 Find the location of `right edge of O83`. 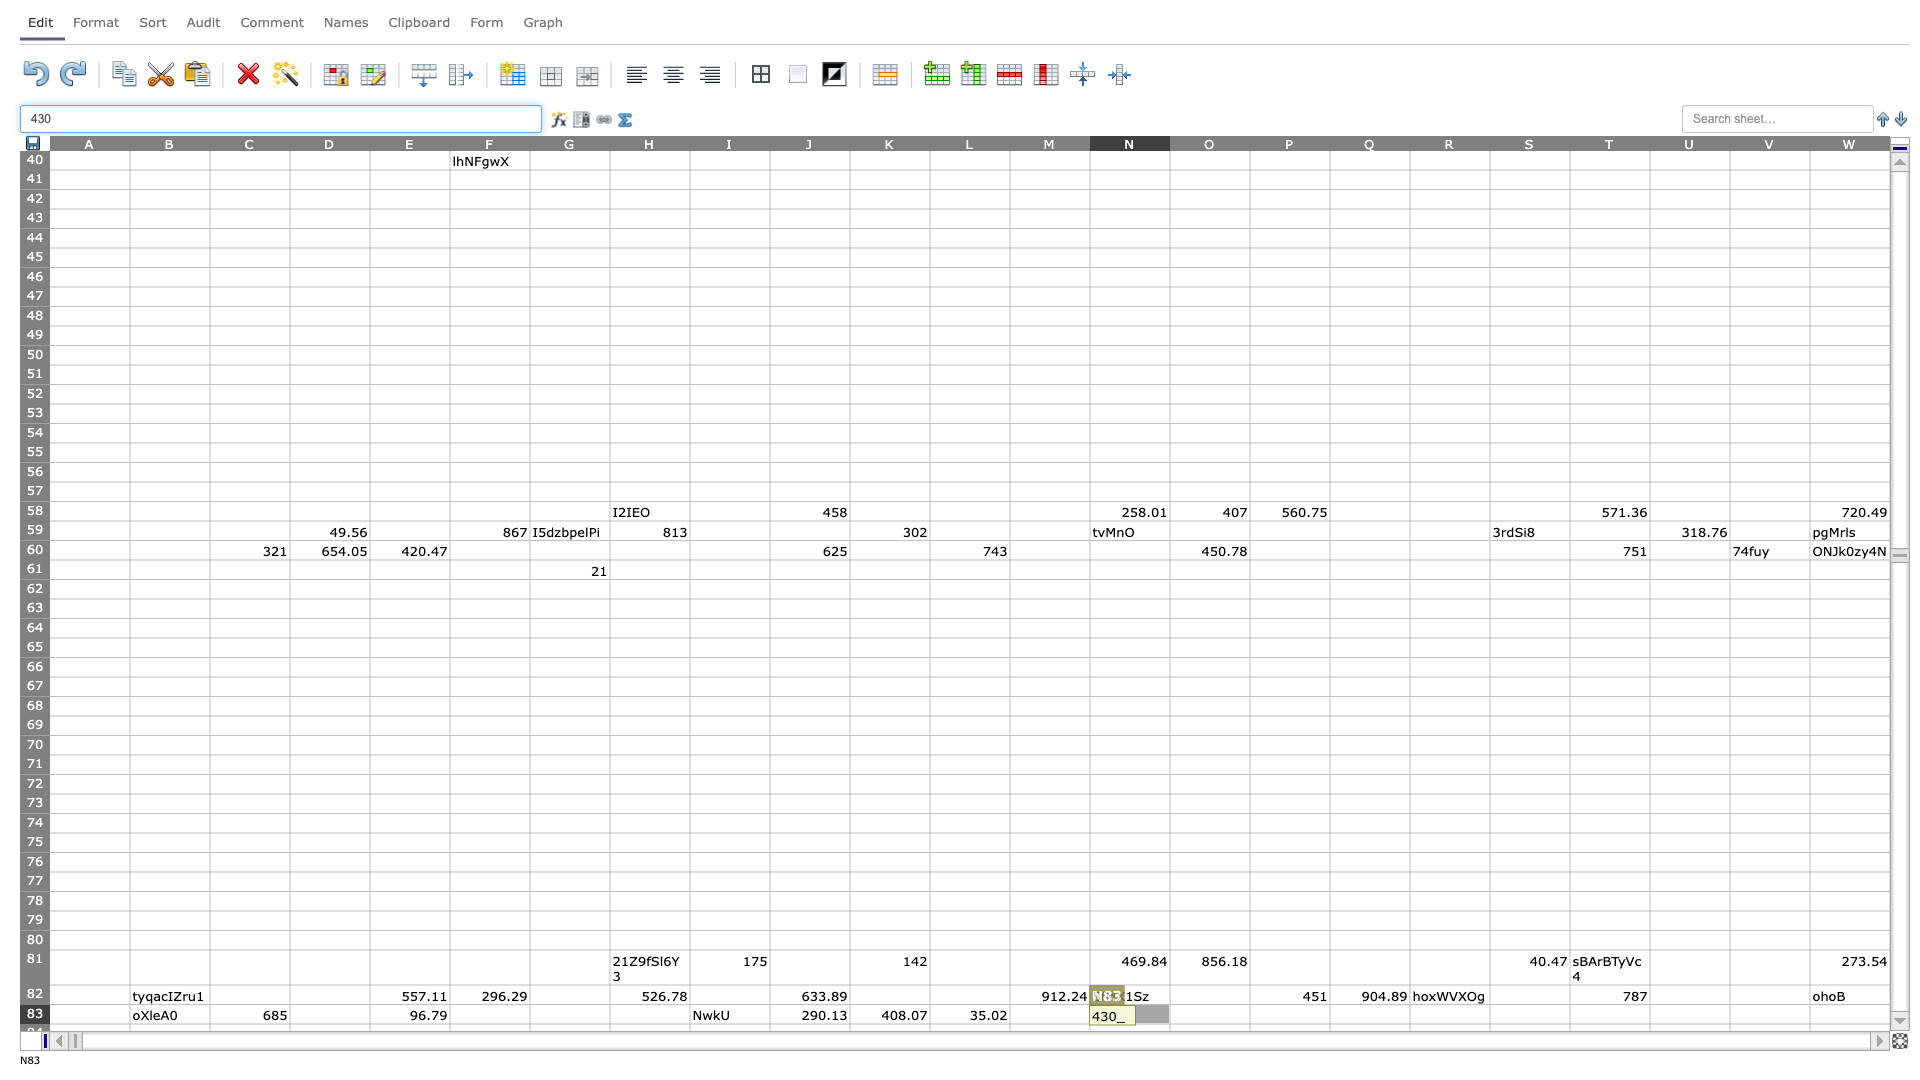

right edge of O83 is located at coordinates (1248, 1014).